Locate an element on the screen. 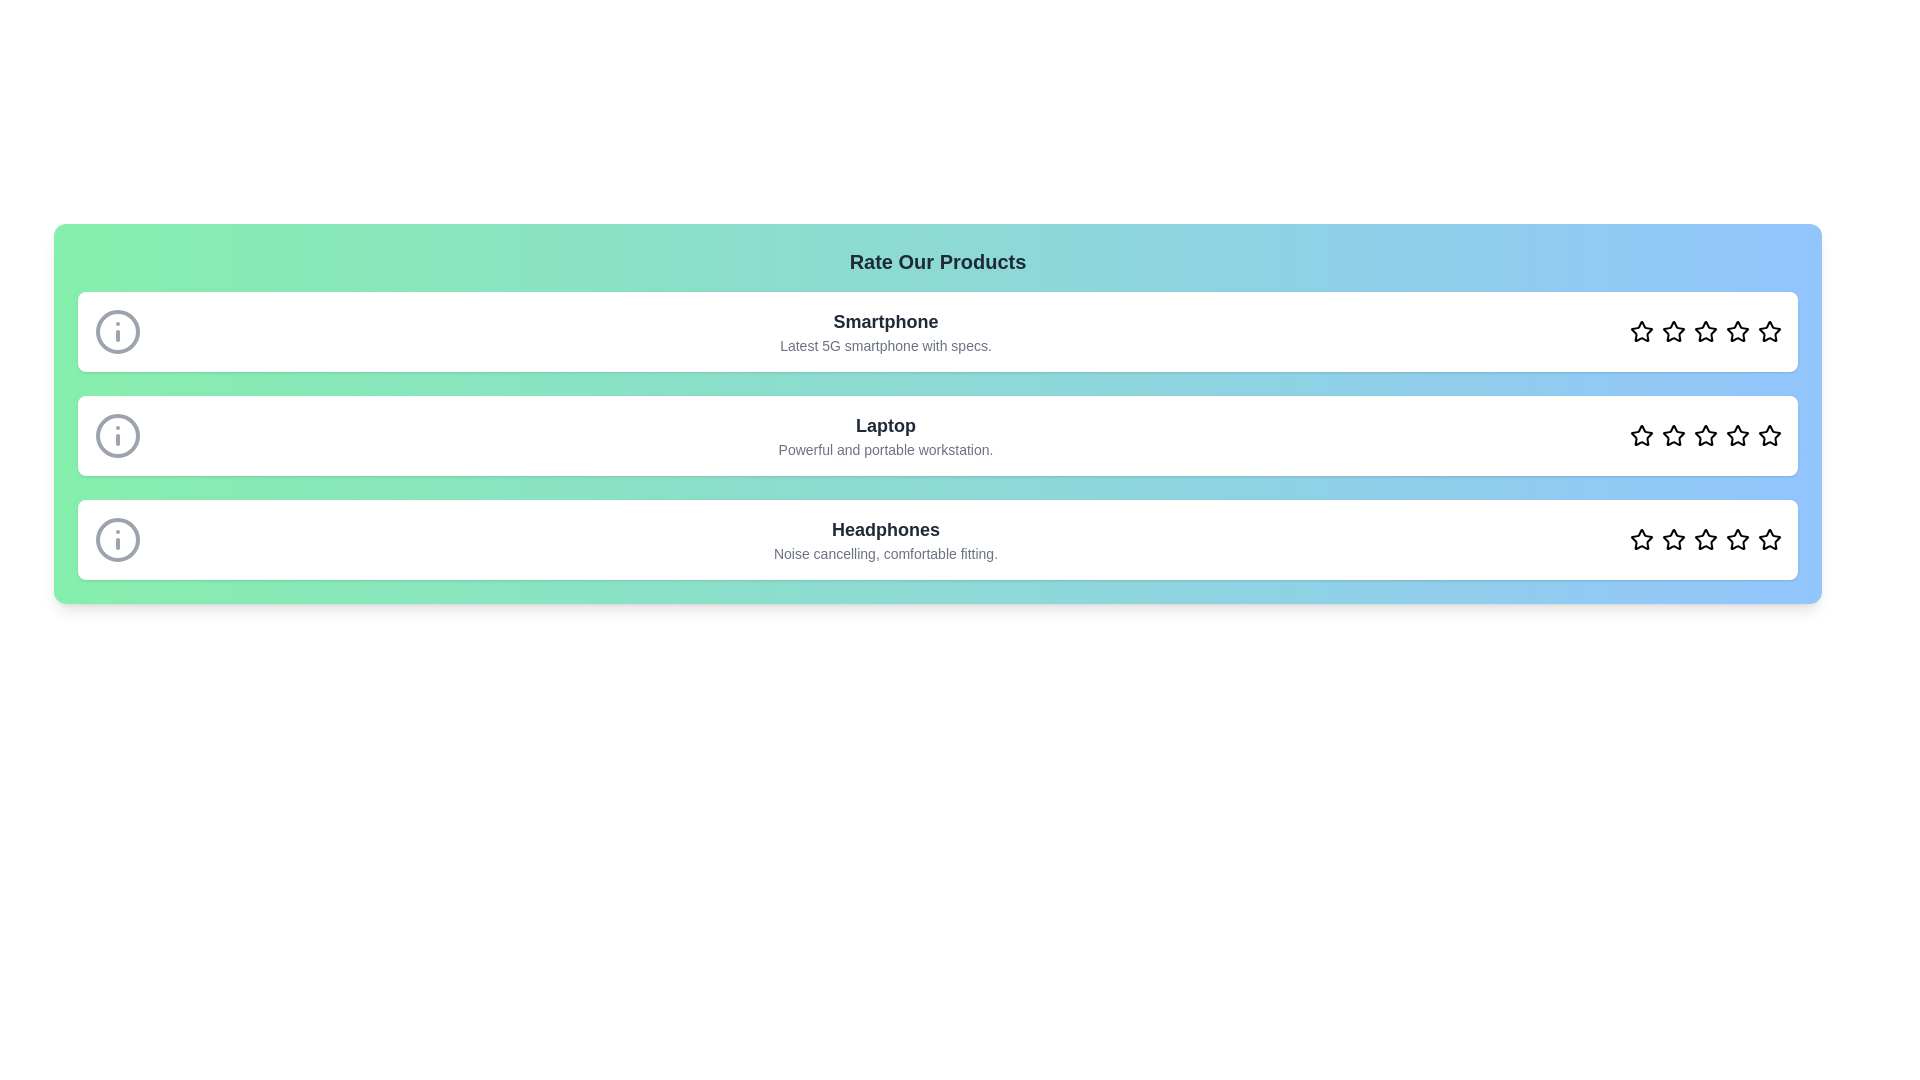  the 4th star-shaped icon in the top right of the product rating section for 'Smartphone' is located at coordinates (1736, 330).